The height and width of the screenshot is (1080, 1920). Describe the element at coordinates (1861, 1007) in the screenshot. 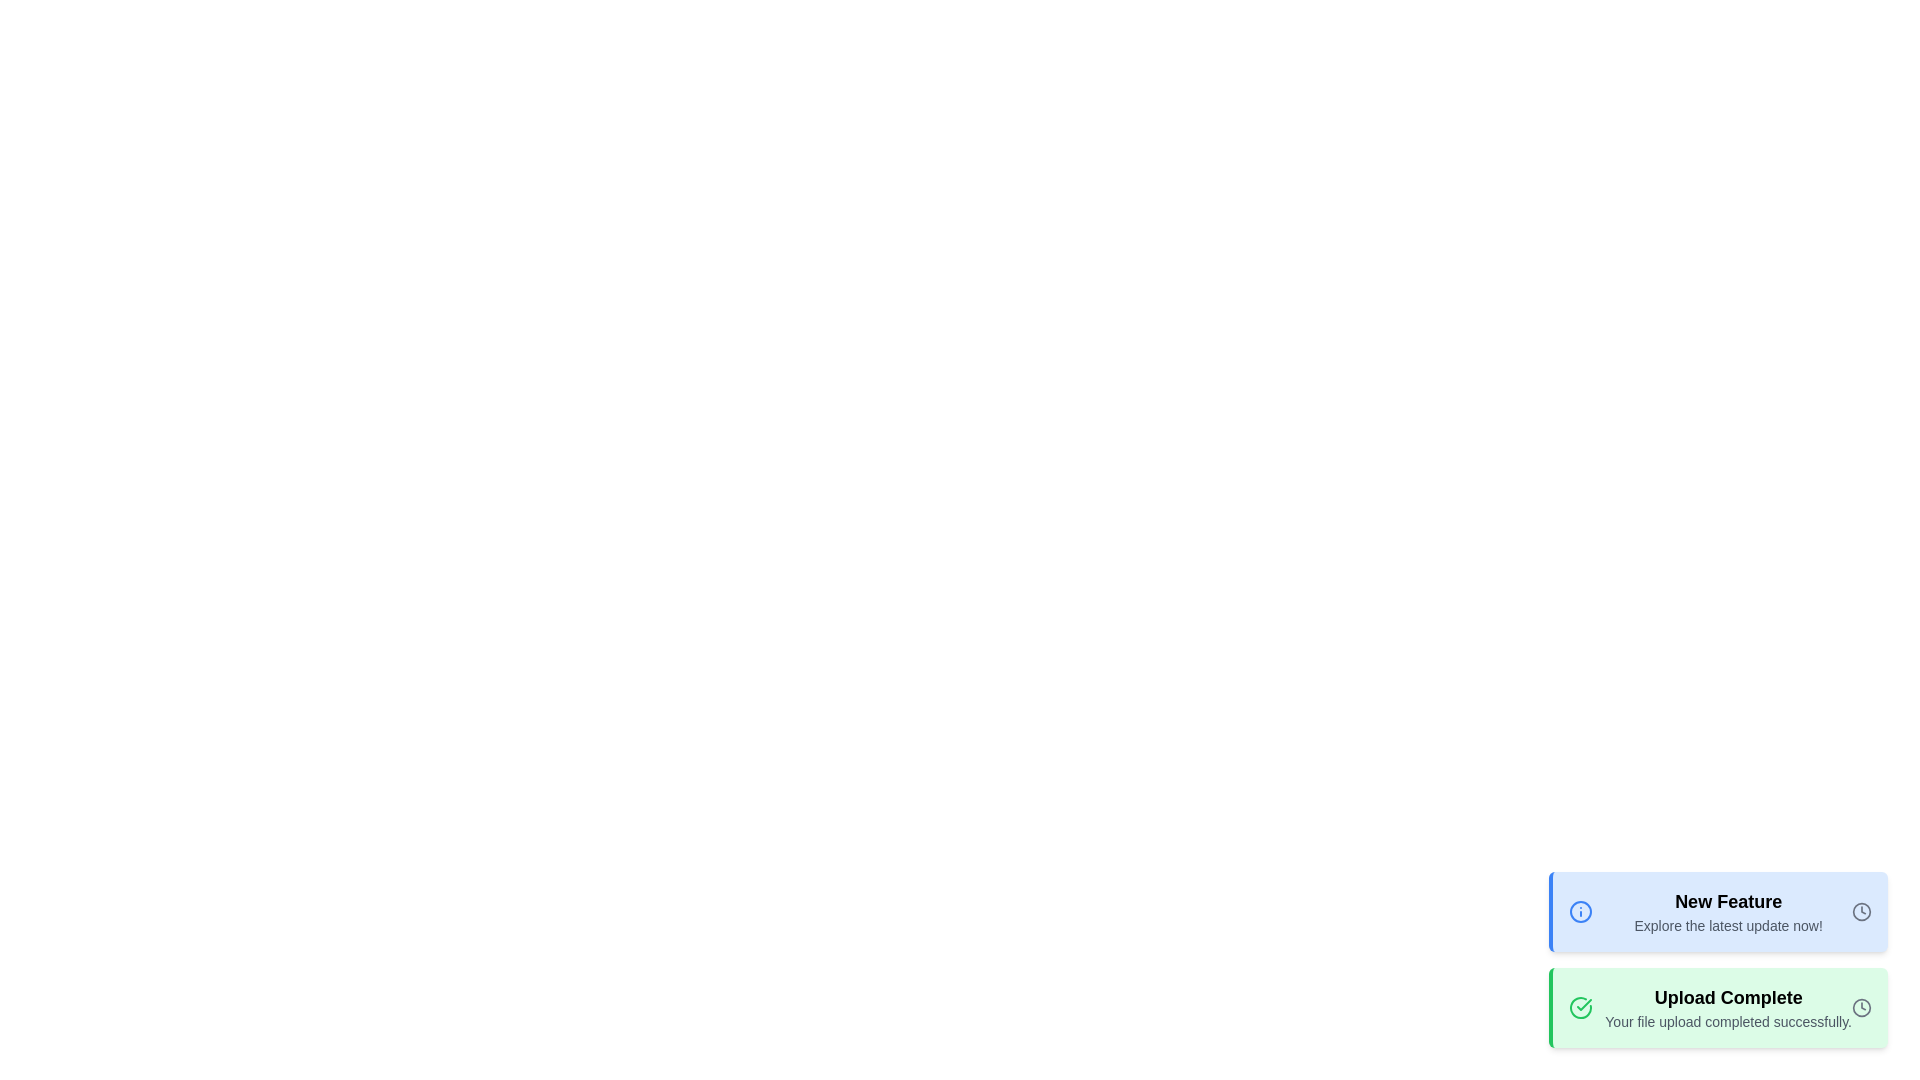

I see `the clear button for the notification with title Upload Complete` at that location.